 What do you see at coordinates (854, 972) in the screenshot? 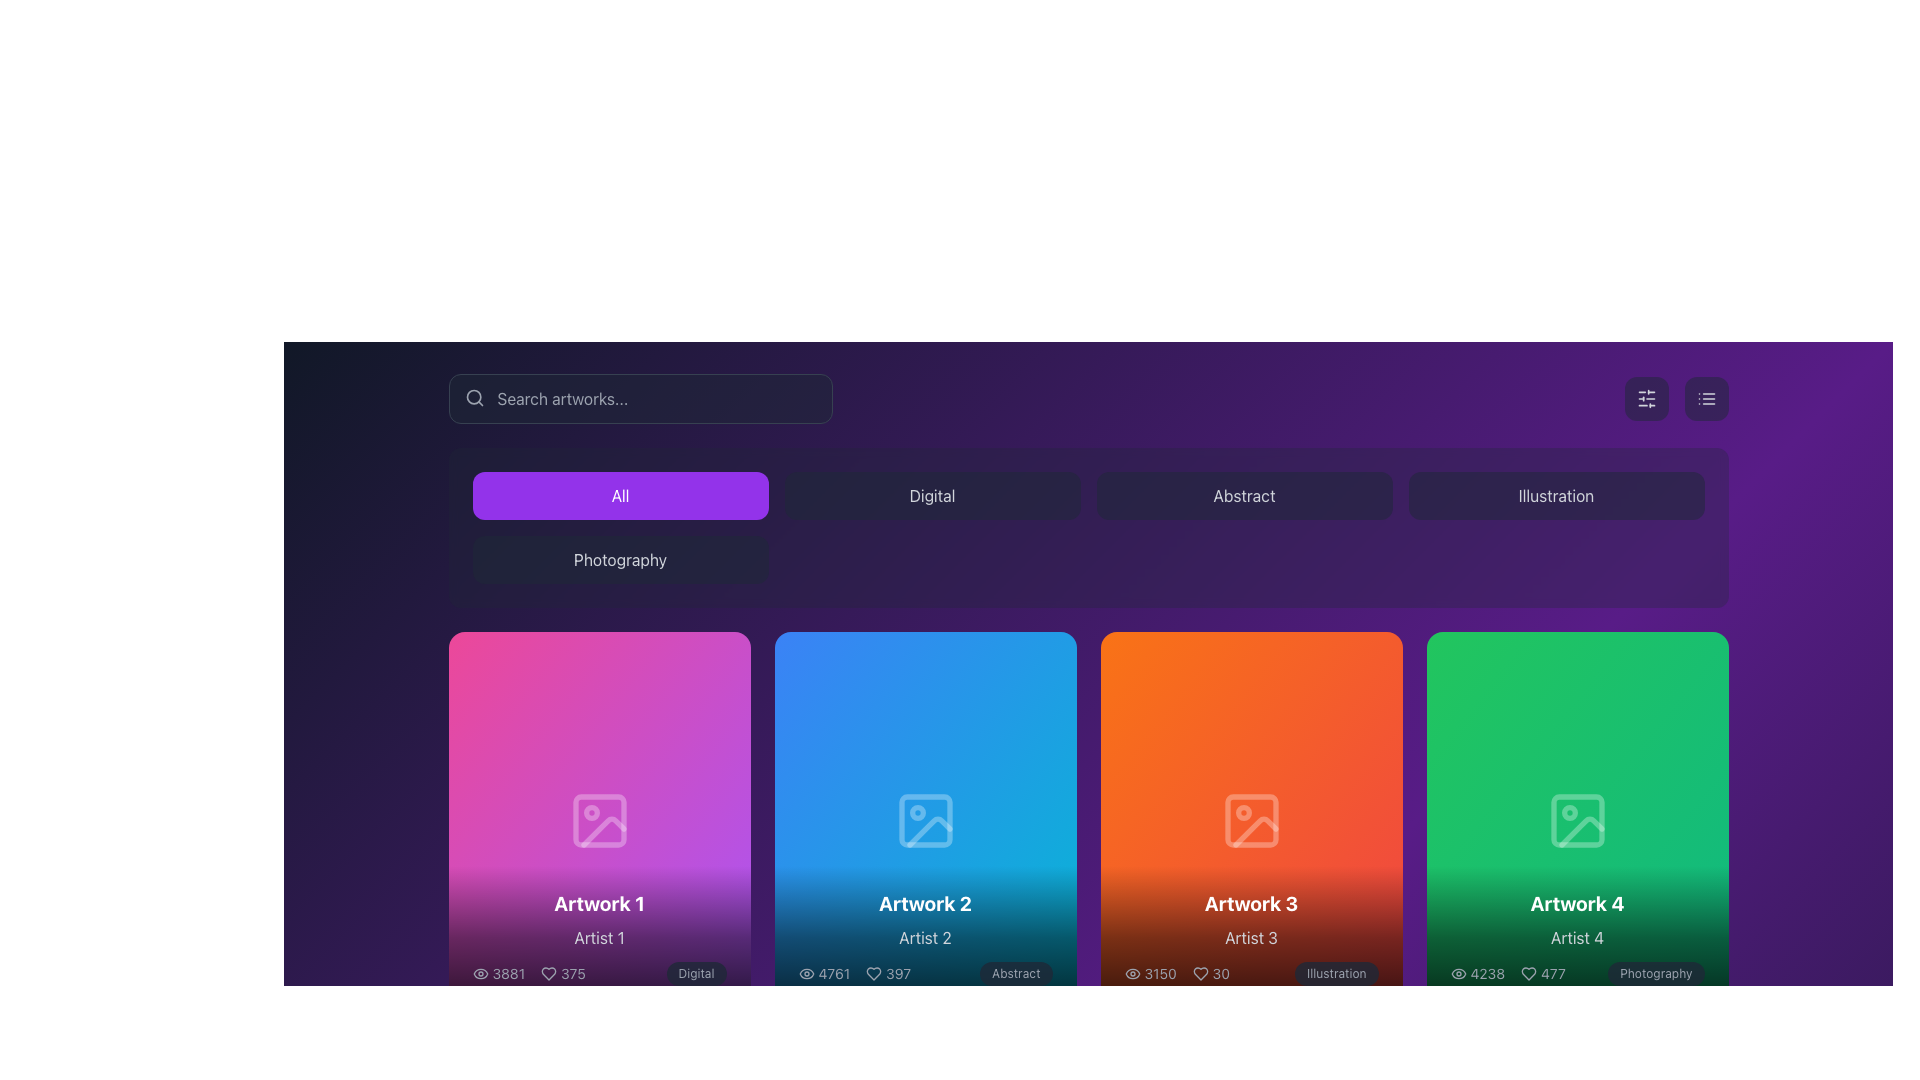
I see `the Icon-text pair displaying metrics with an eye icon showing '4761' and a heart icon showing '397' within the 'Artwork 2' card` at bounding box center [854, 972].